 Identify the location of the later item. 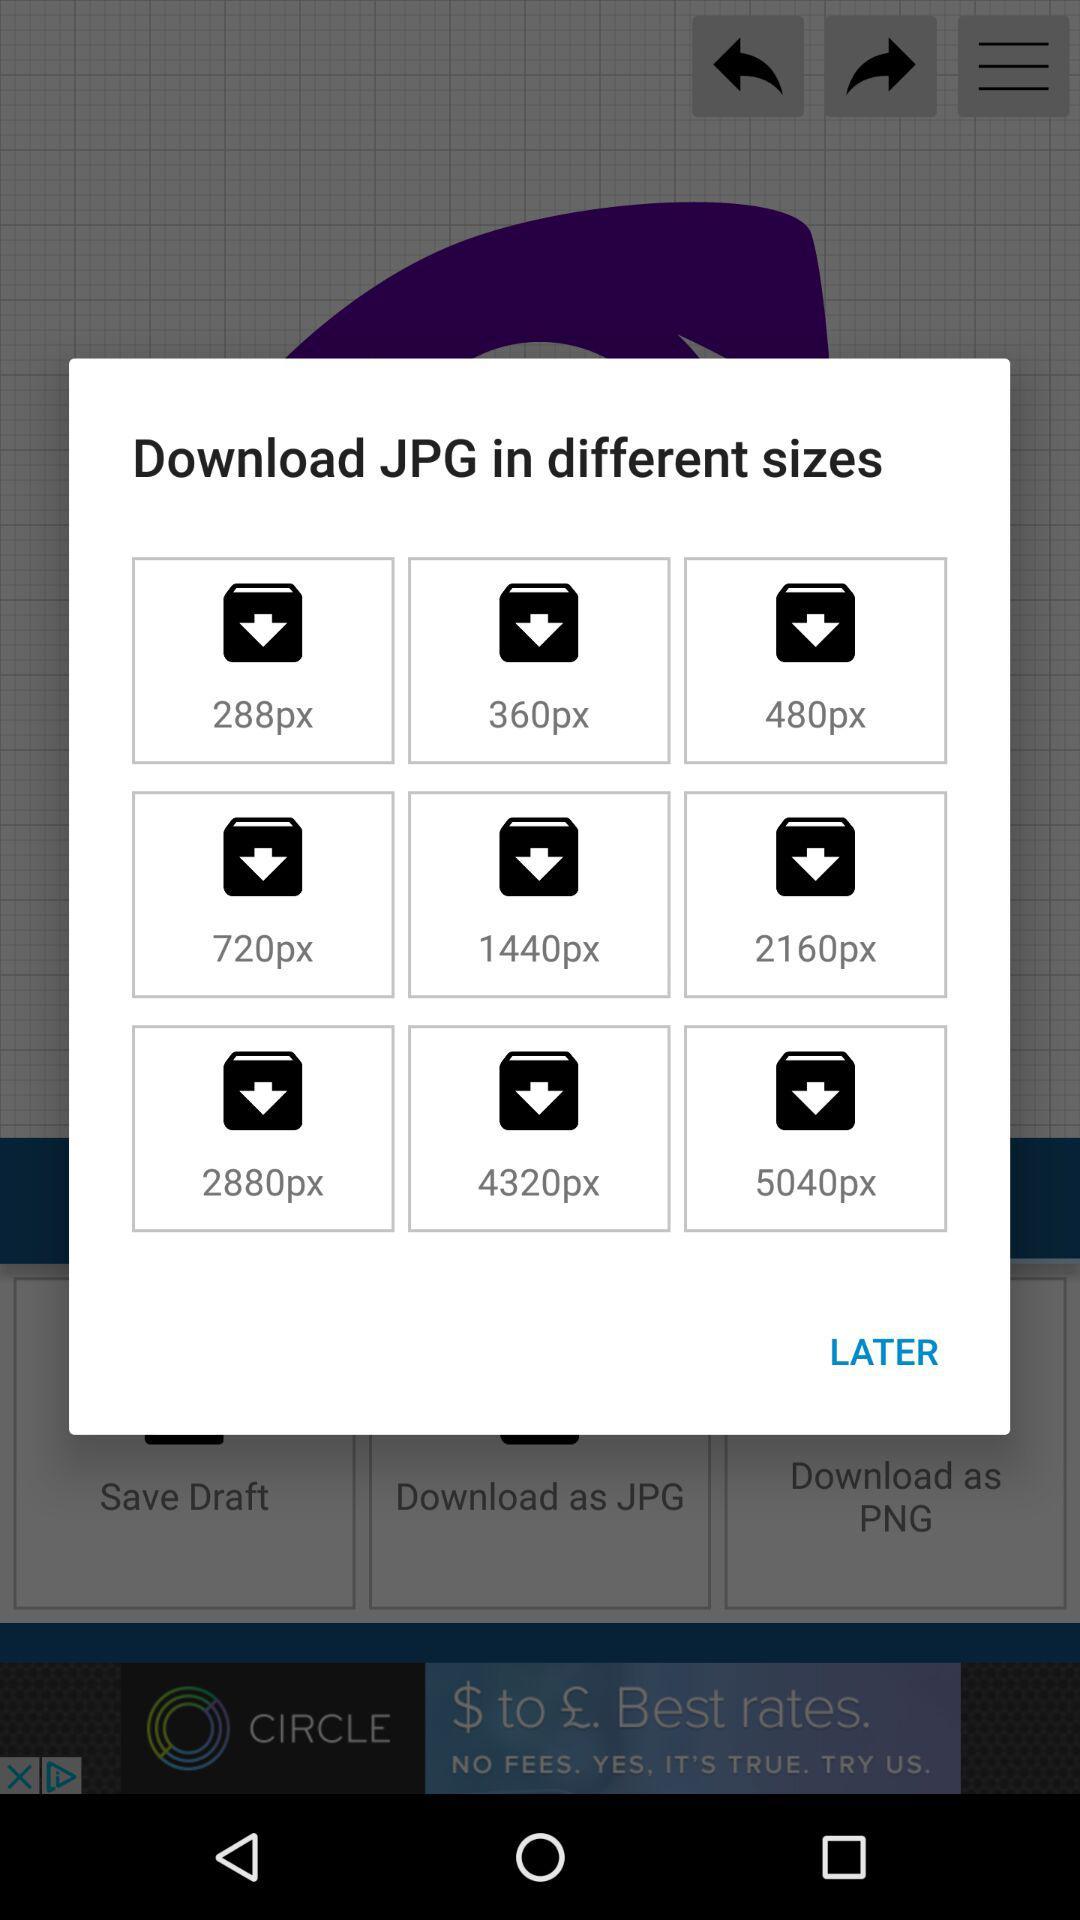
(883, 1350).